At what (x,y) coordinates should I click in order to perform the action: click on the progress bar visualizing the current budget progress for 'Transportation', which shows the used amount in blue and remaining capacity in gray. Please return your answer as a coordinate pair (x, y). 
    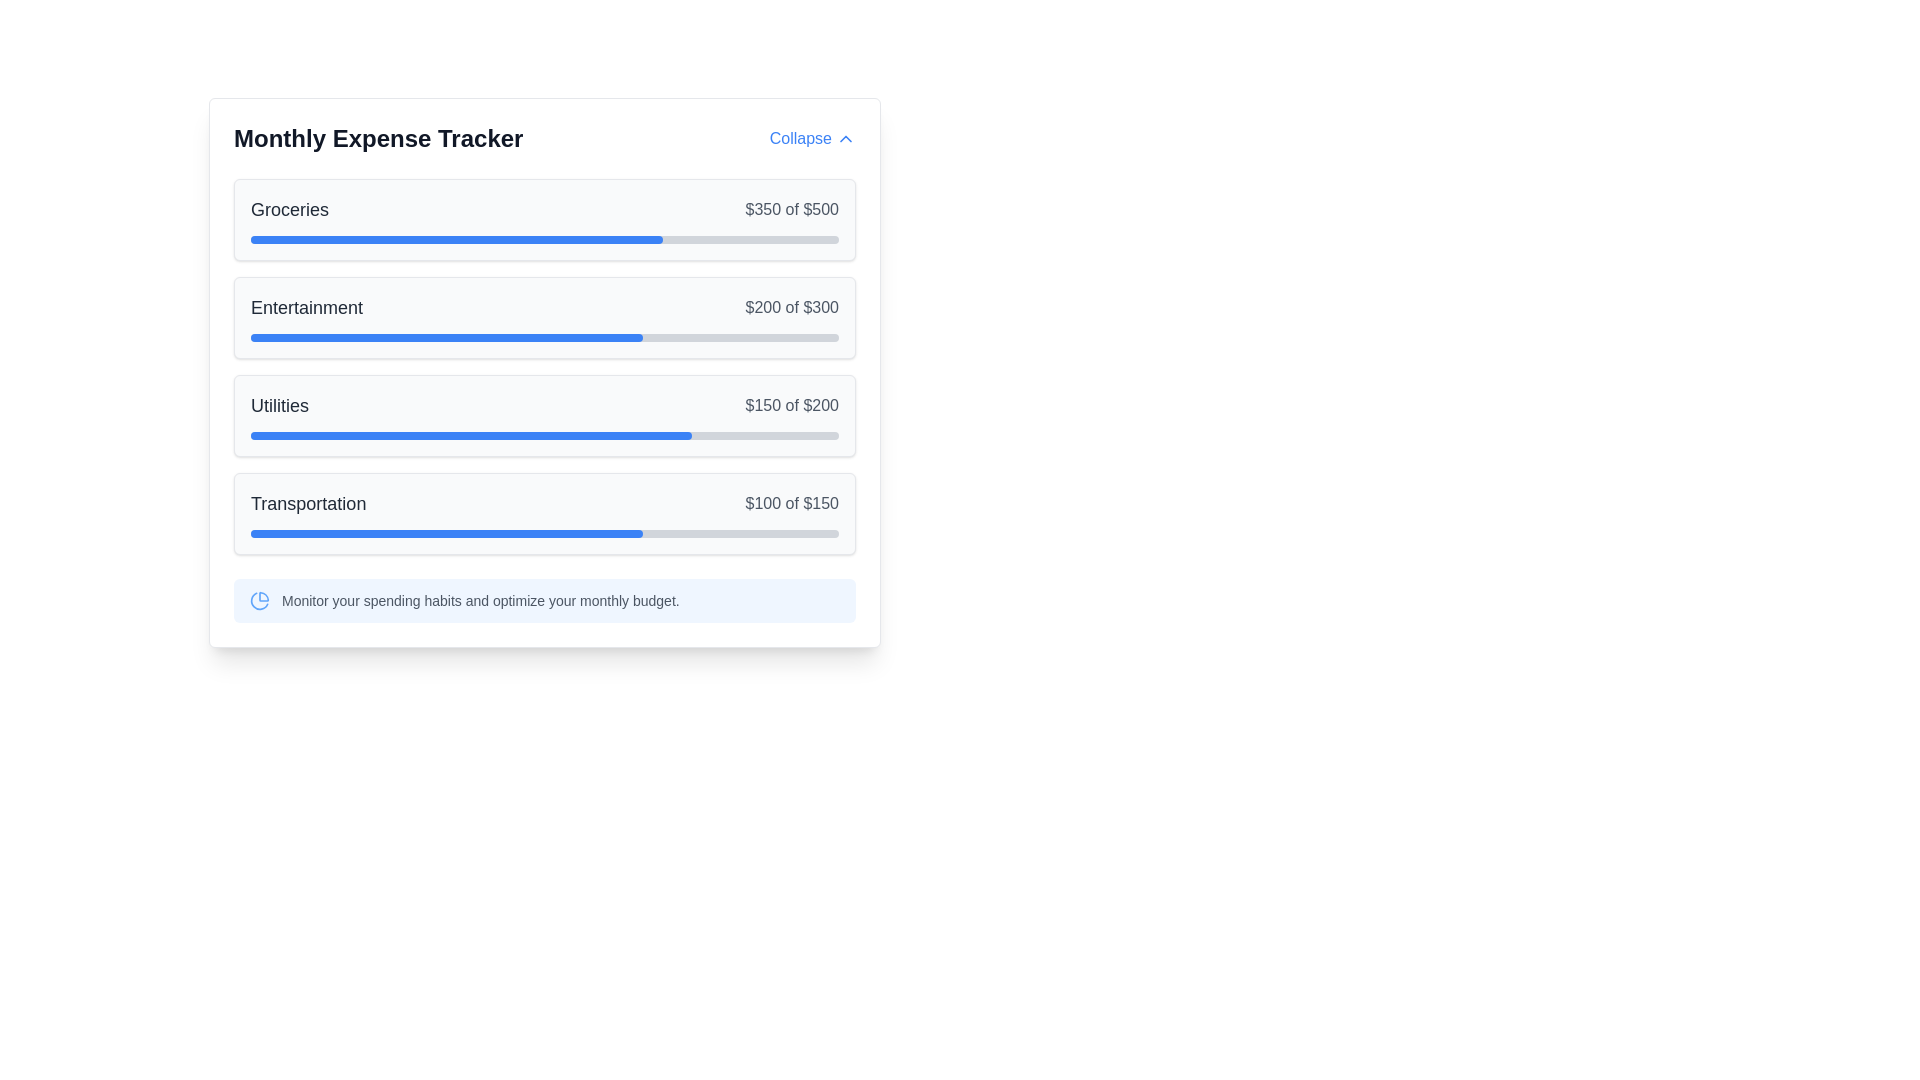
    Looking at the image, I should click on (545, 532).